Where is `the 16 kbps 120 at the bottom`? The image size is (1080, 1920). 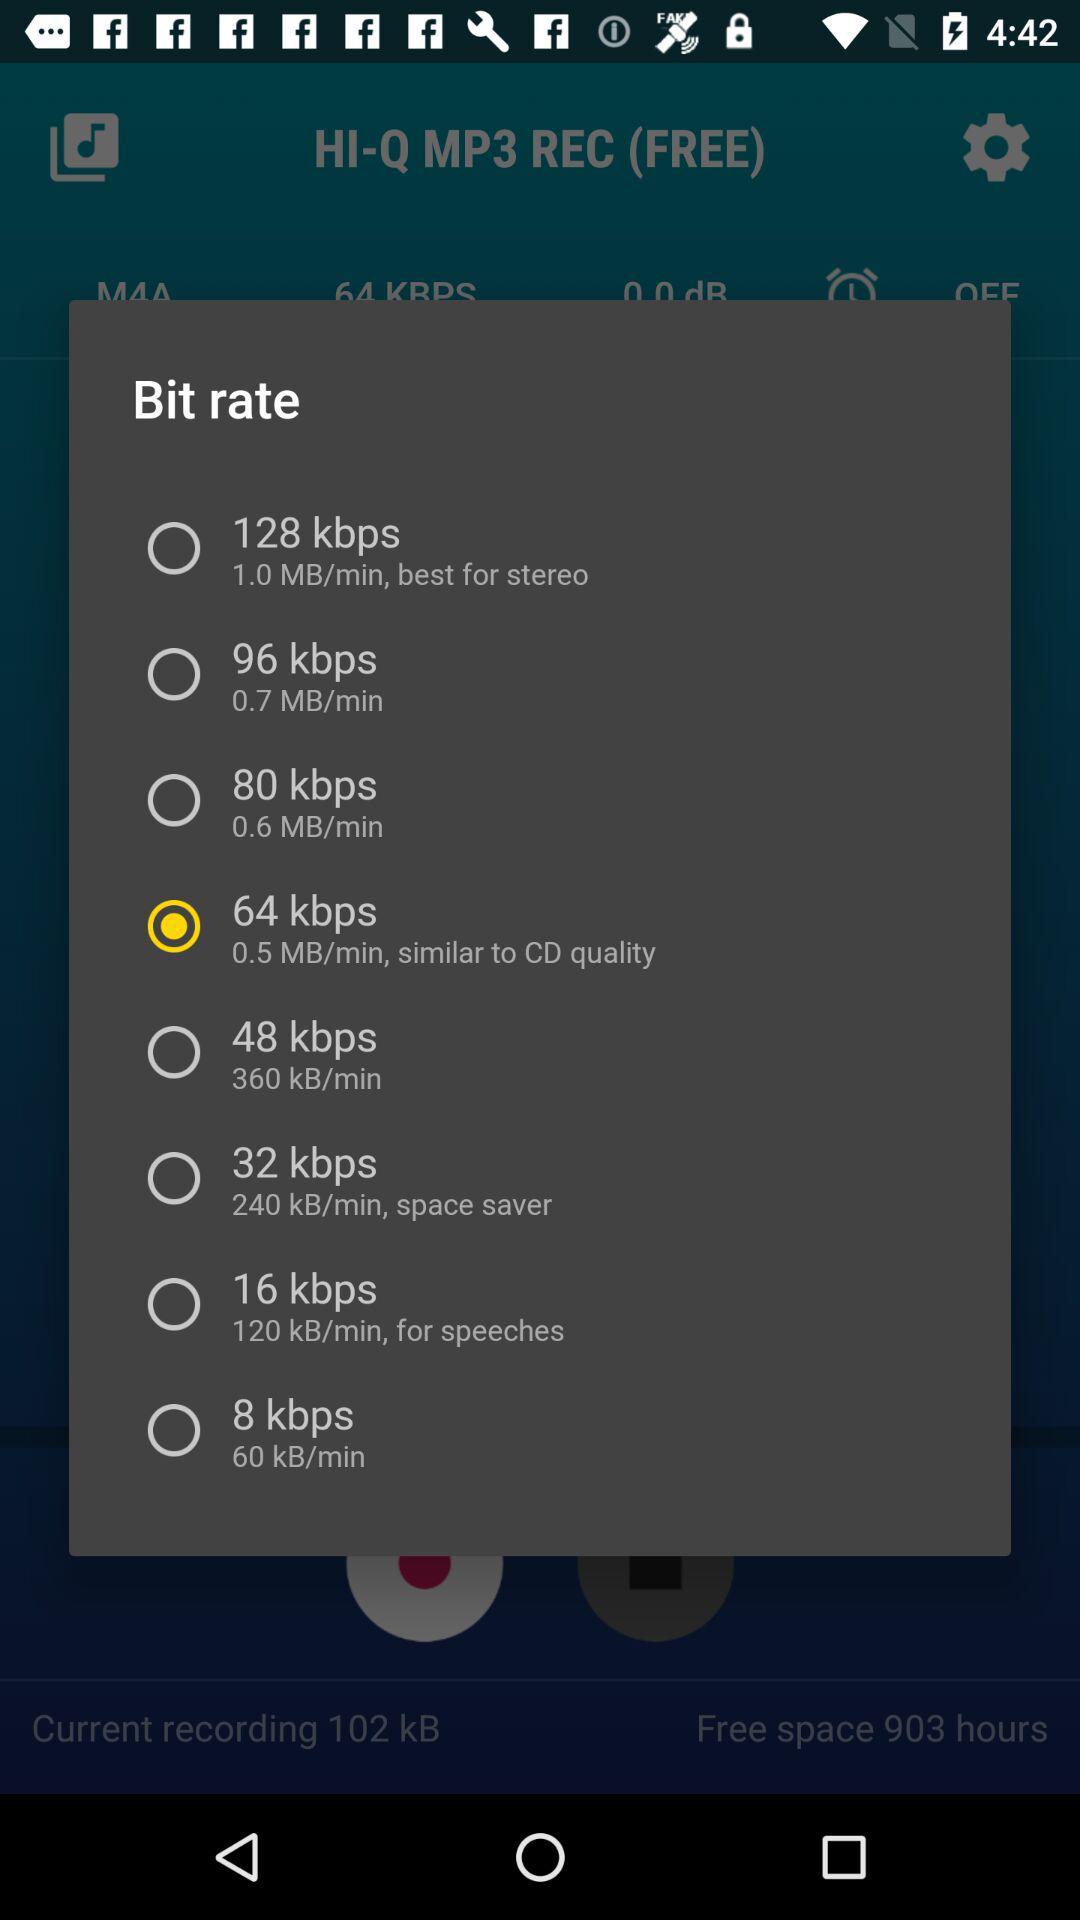 the 16 kbps 120 at the bottom is located at coordinates (390, 1304).